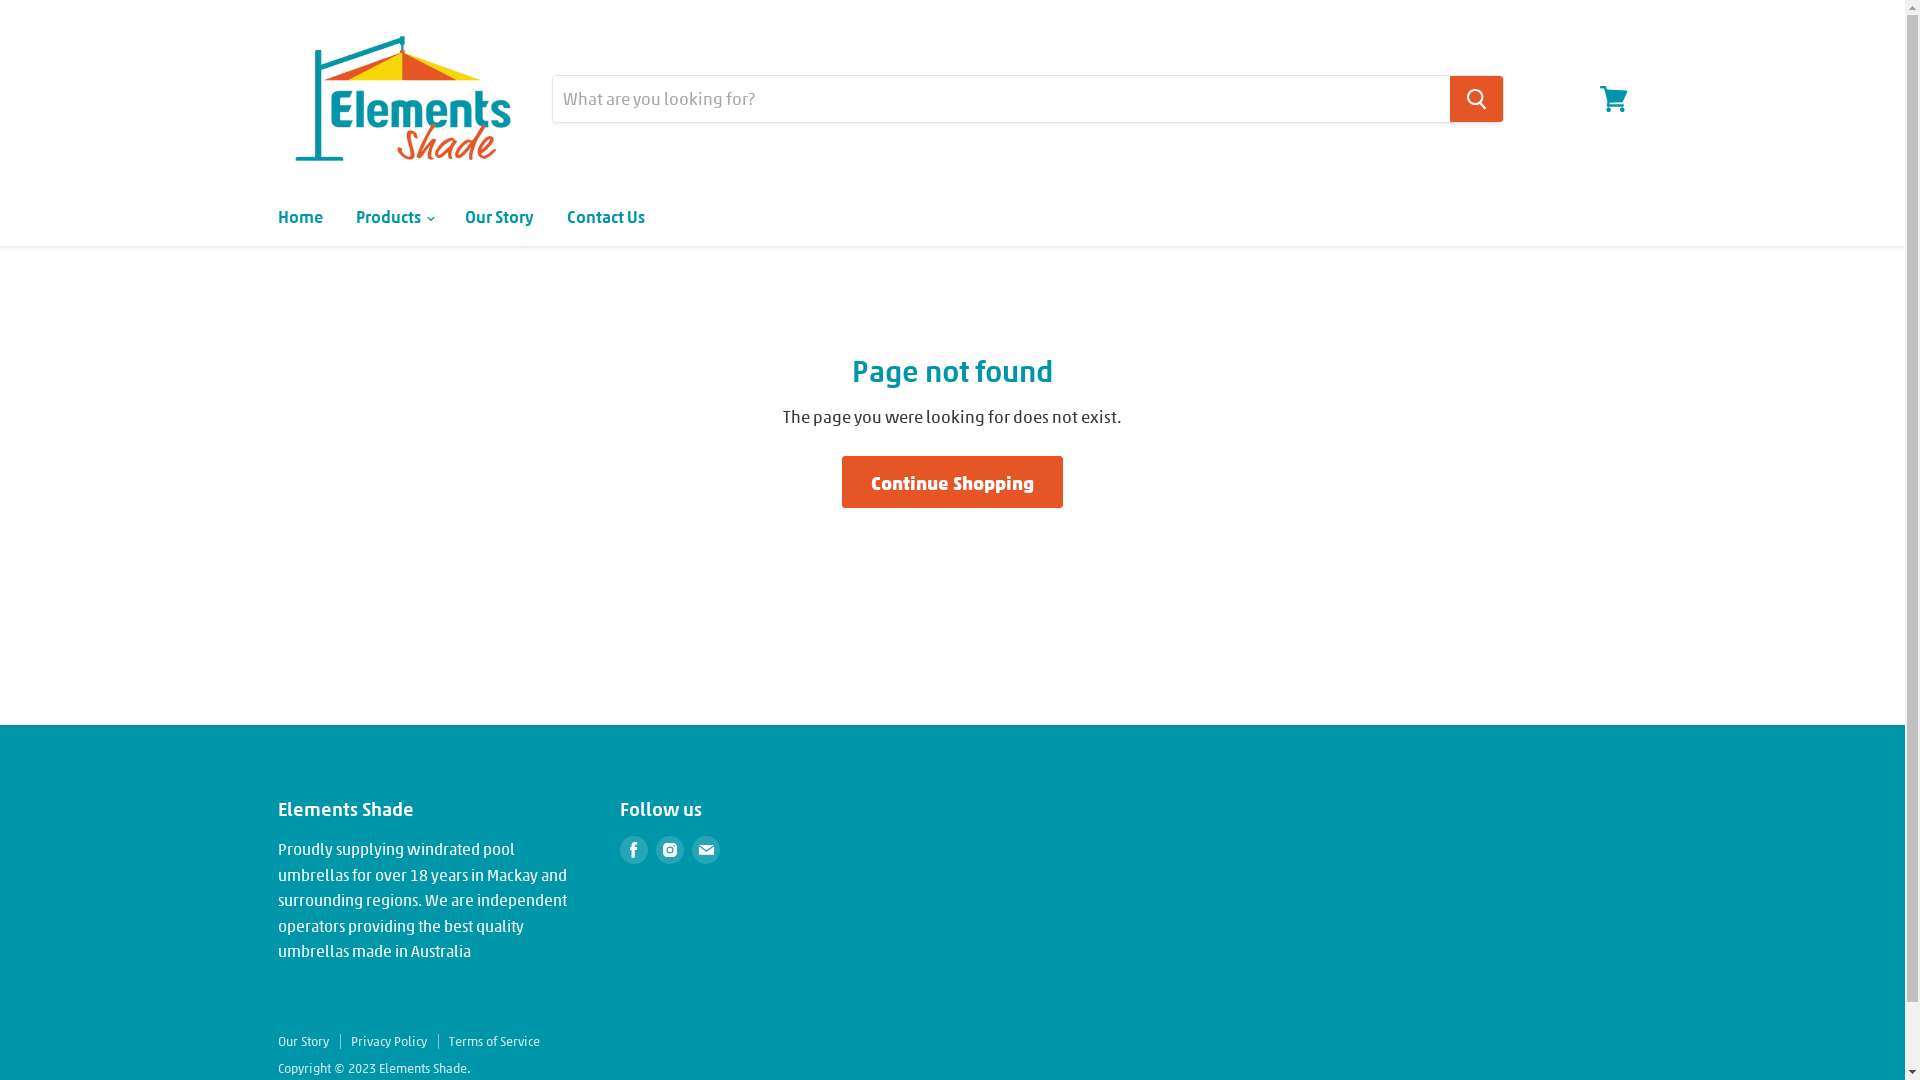 This screenshot has width=1920, height=1080. What do you see at coordinates (670, 849) in the screenshot?
I see `'Find us on Instagram'` at bounding box center [670, 849].